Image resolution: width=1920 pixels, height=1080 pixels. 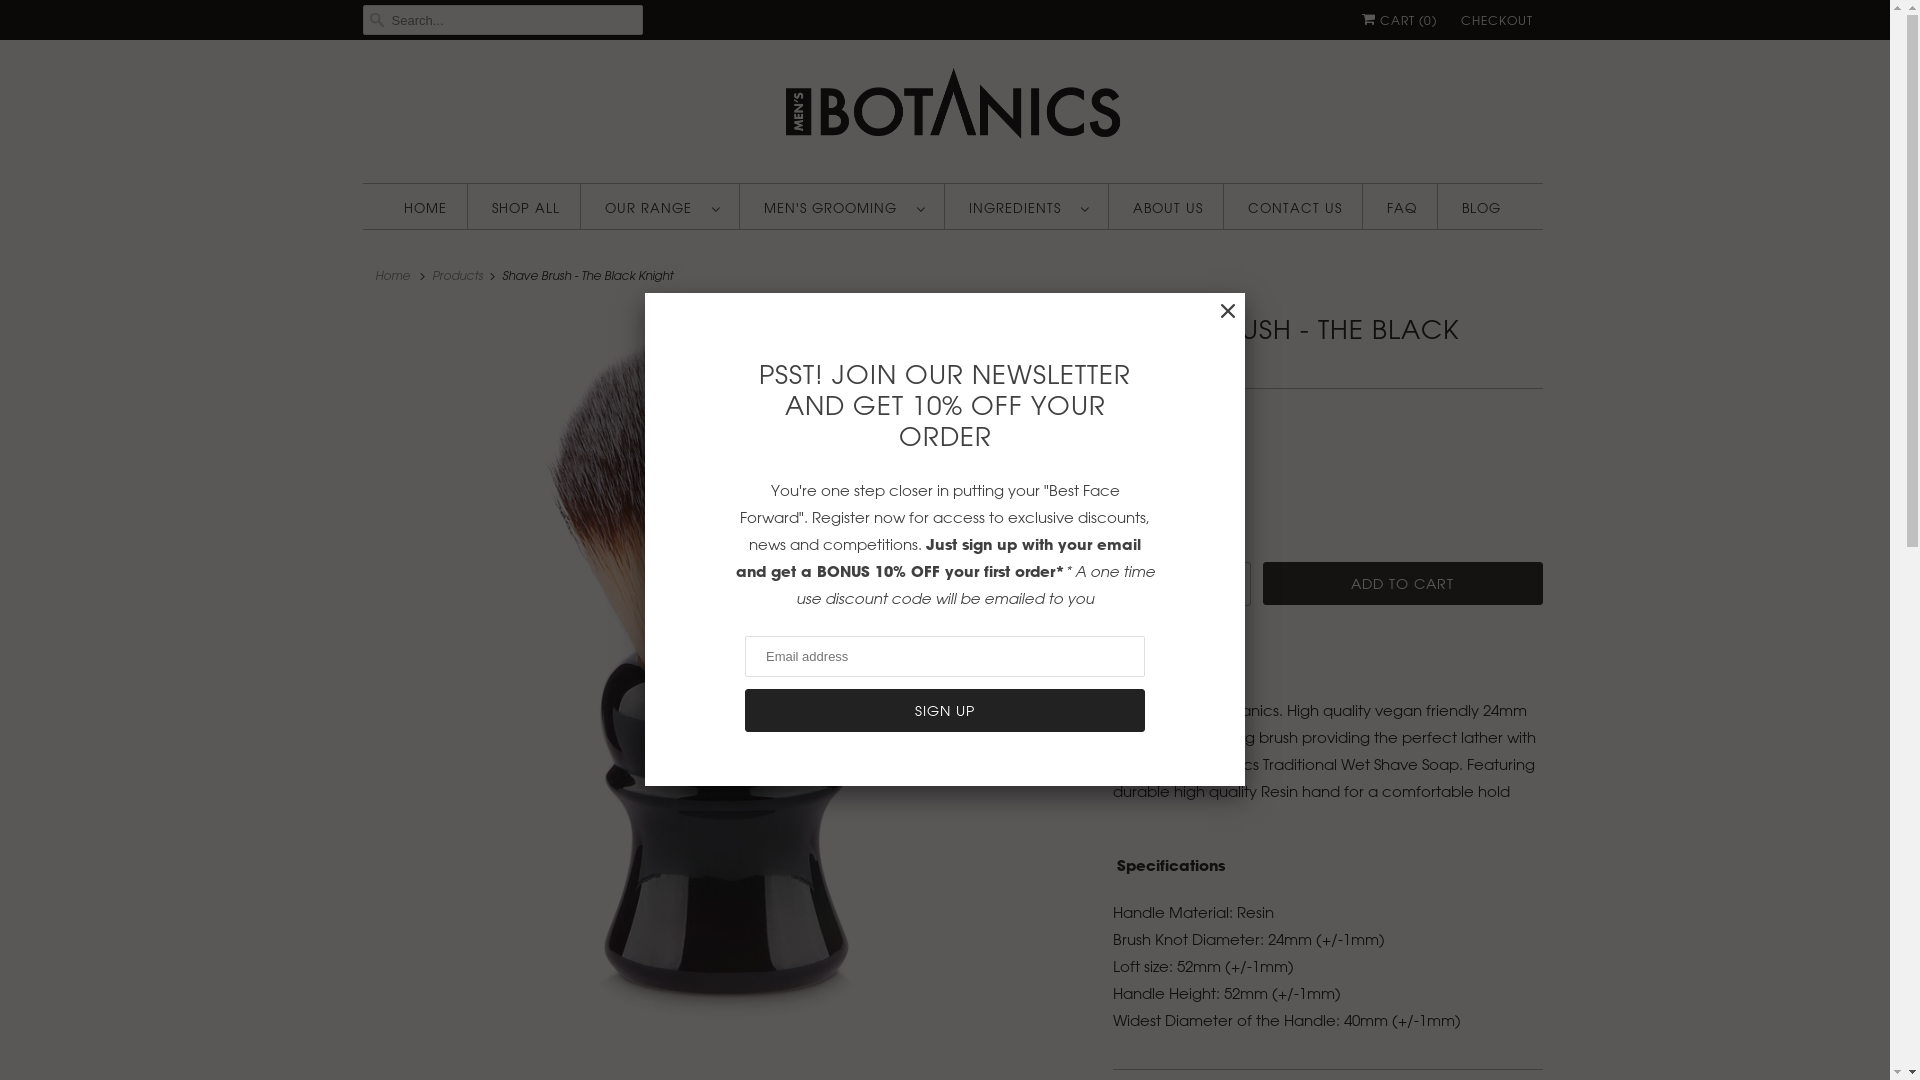 What do you see at coordinates (1227, 311) in the screenshot?
I see `'Close'` at bounding box center [1227, 311].